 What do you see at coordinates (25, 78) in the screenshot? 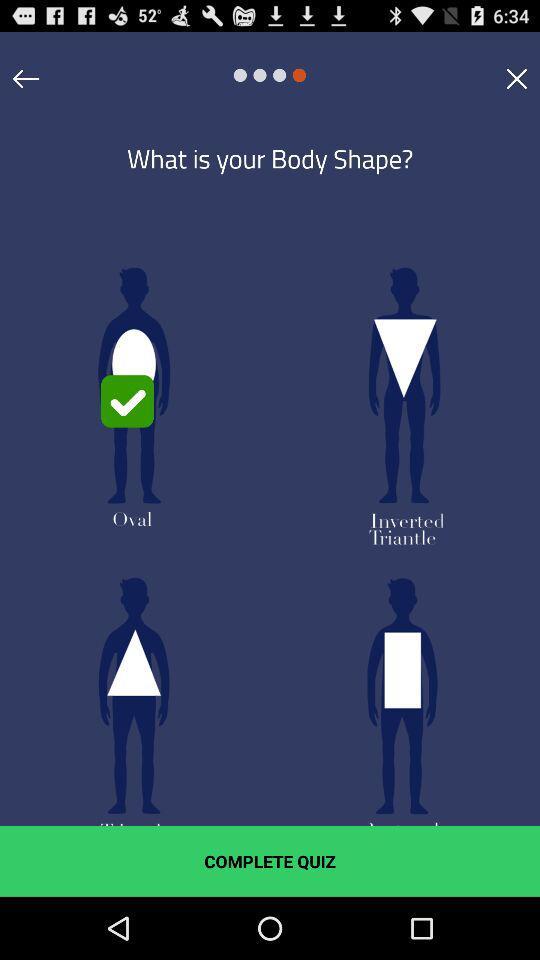
I see `the icon above the what is your icon` at bounding box center [25, 78].